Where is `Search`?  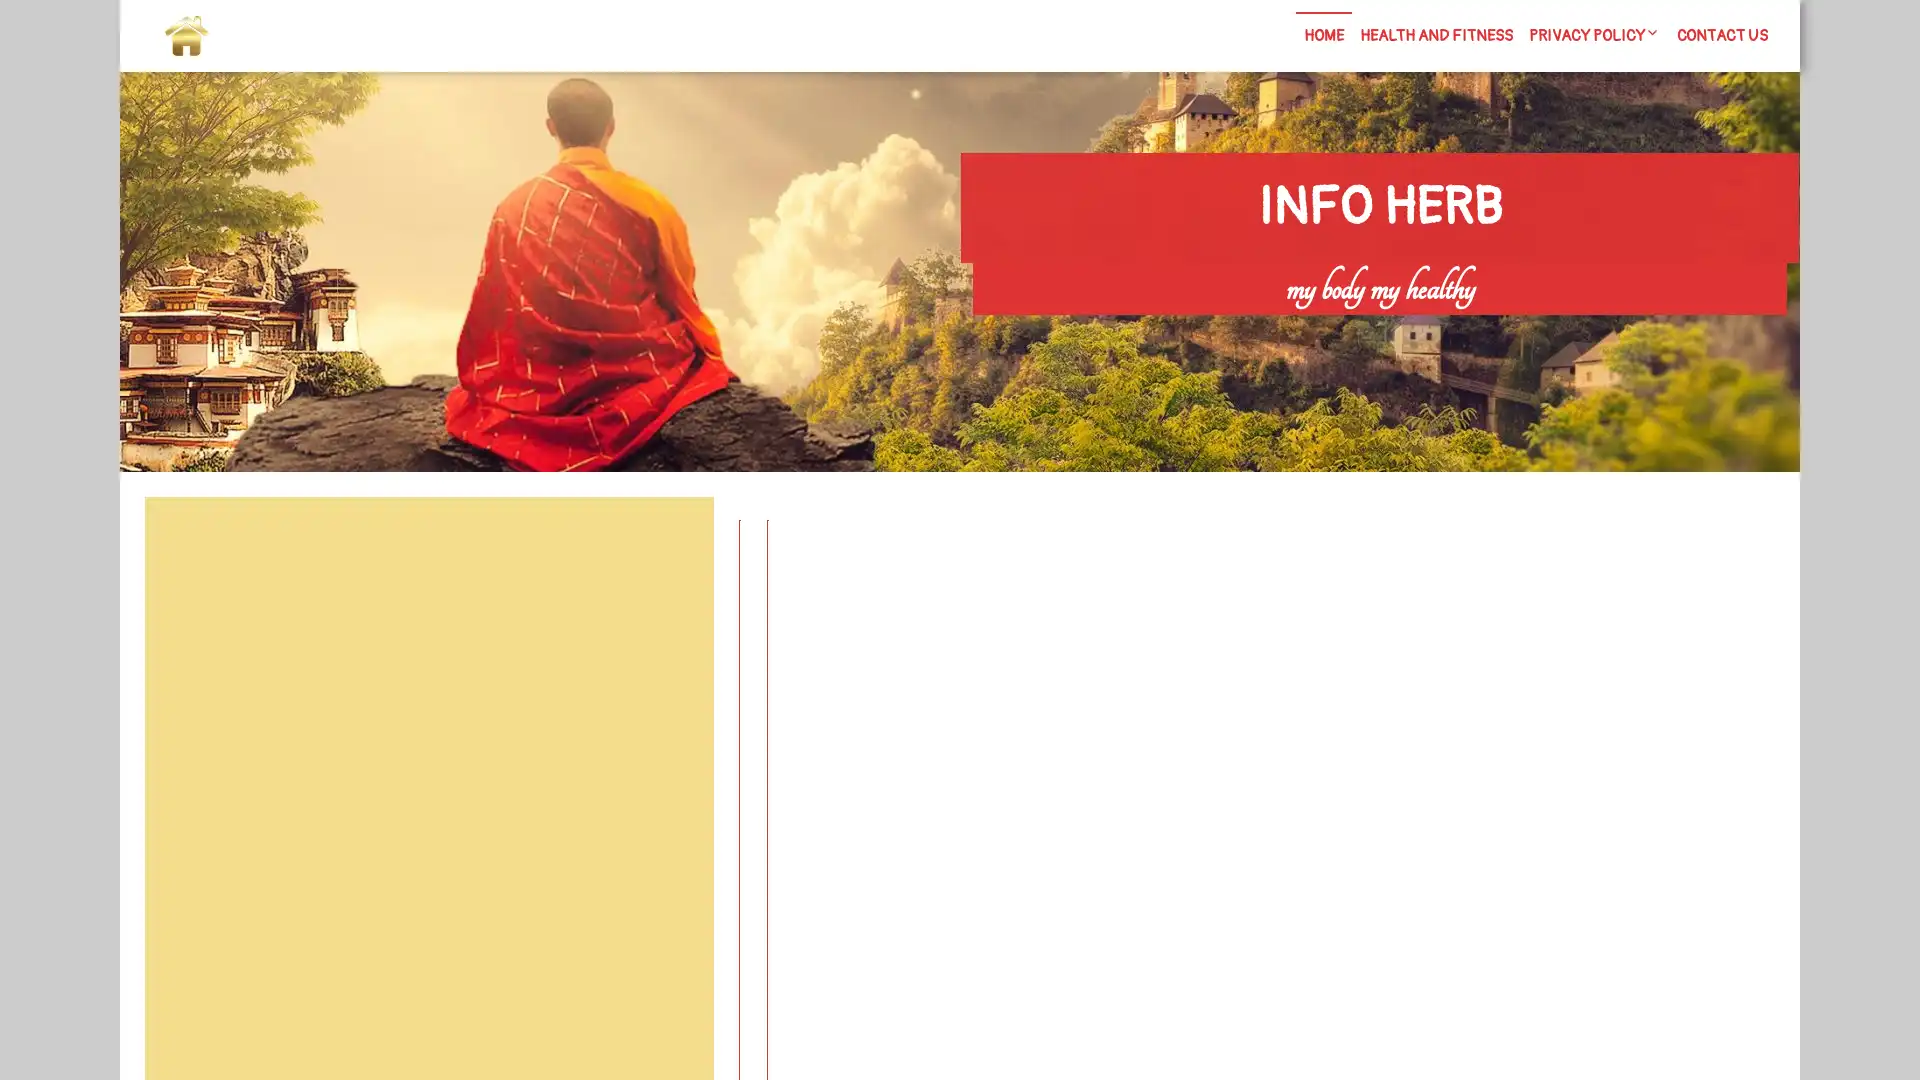
Search is located at coordinates (1557, 327).